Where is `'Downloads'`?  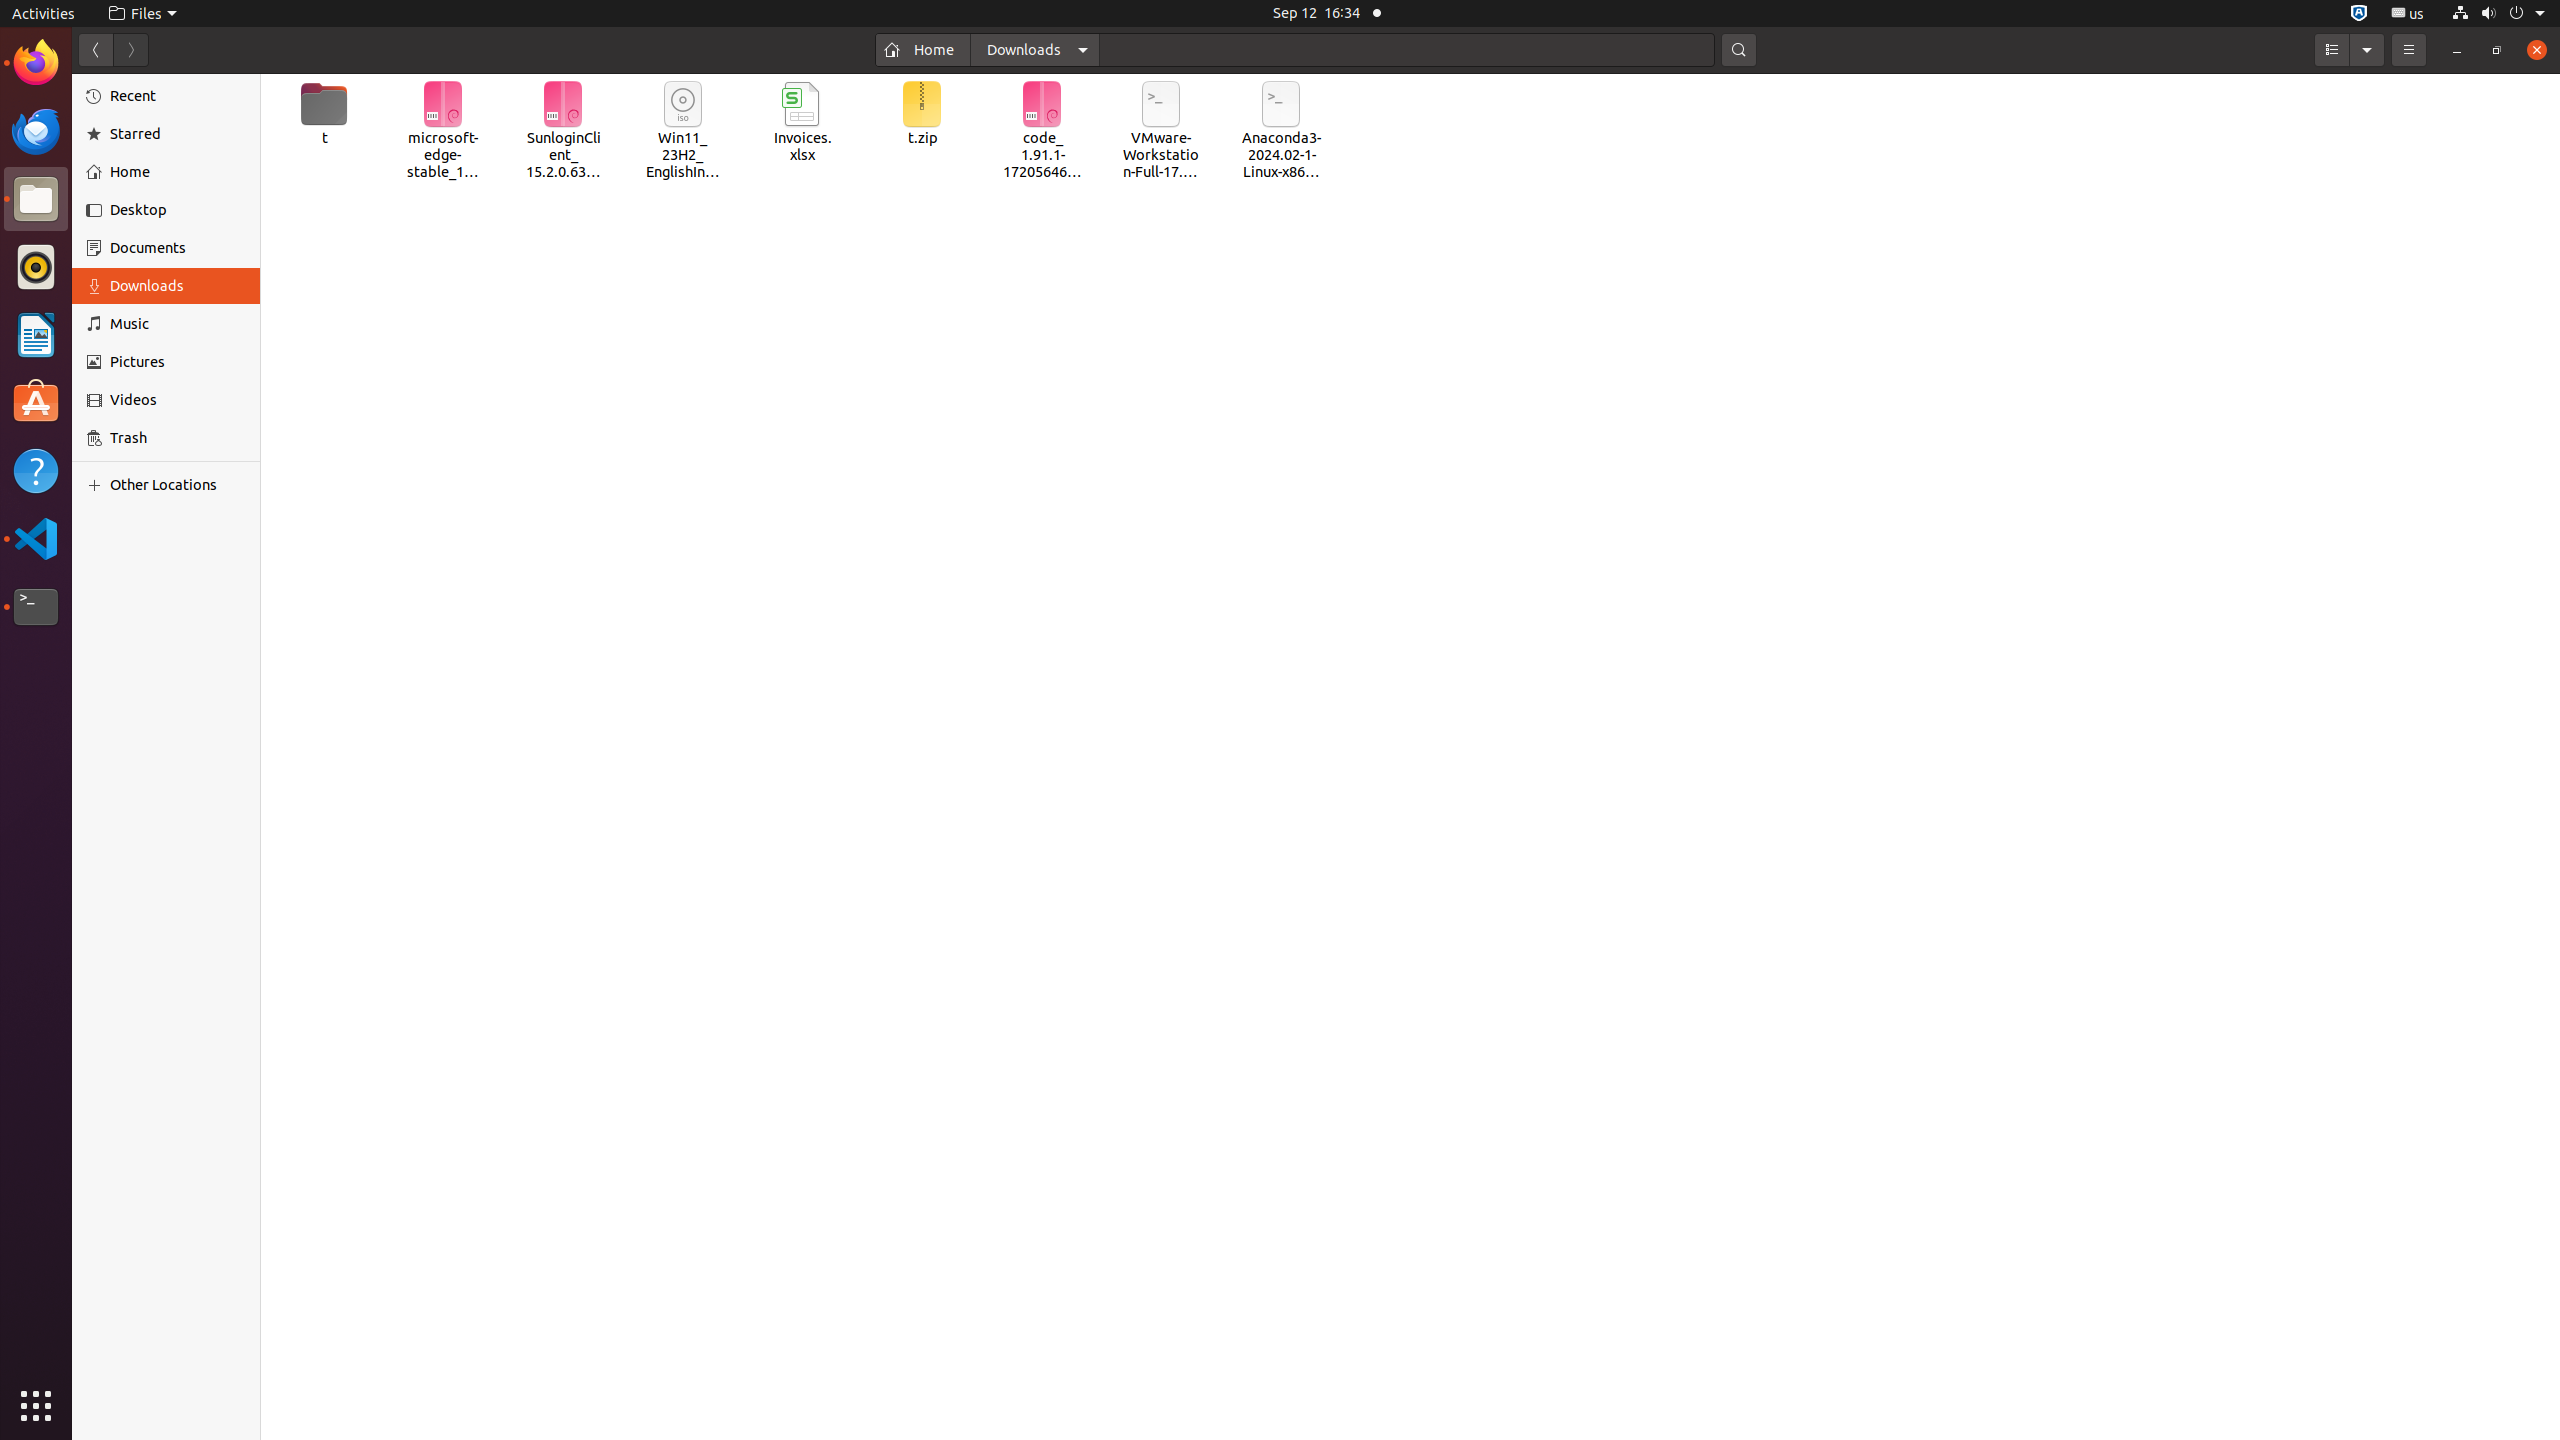 'Downloads' is located at coordinates (176, 284).